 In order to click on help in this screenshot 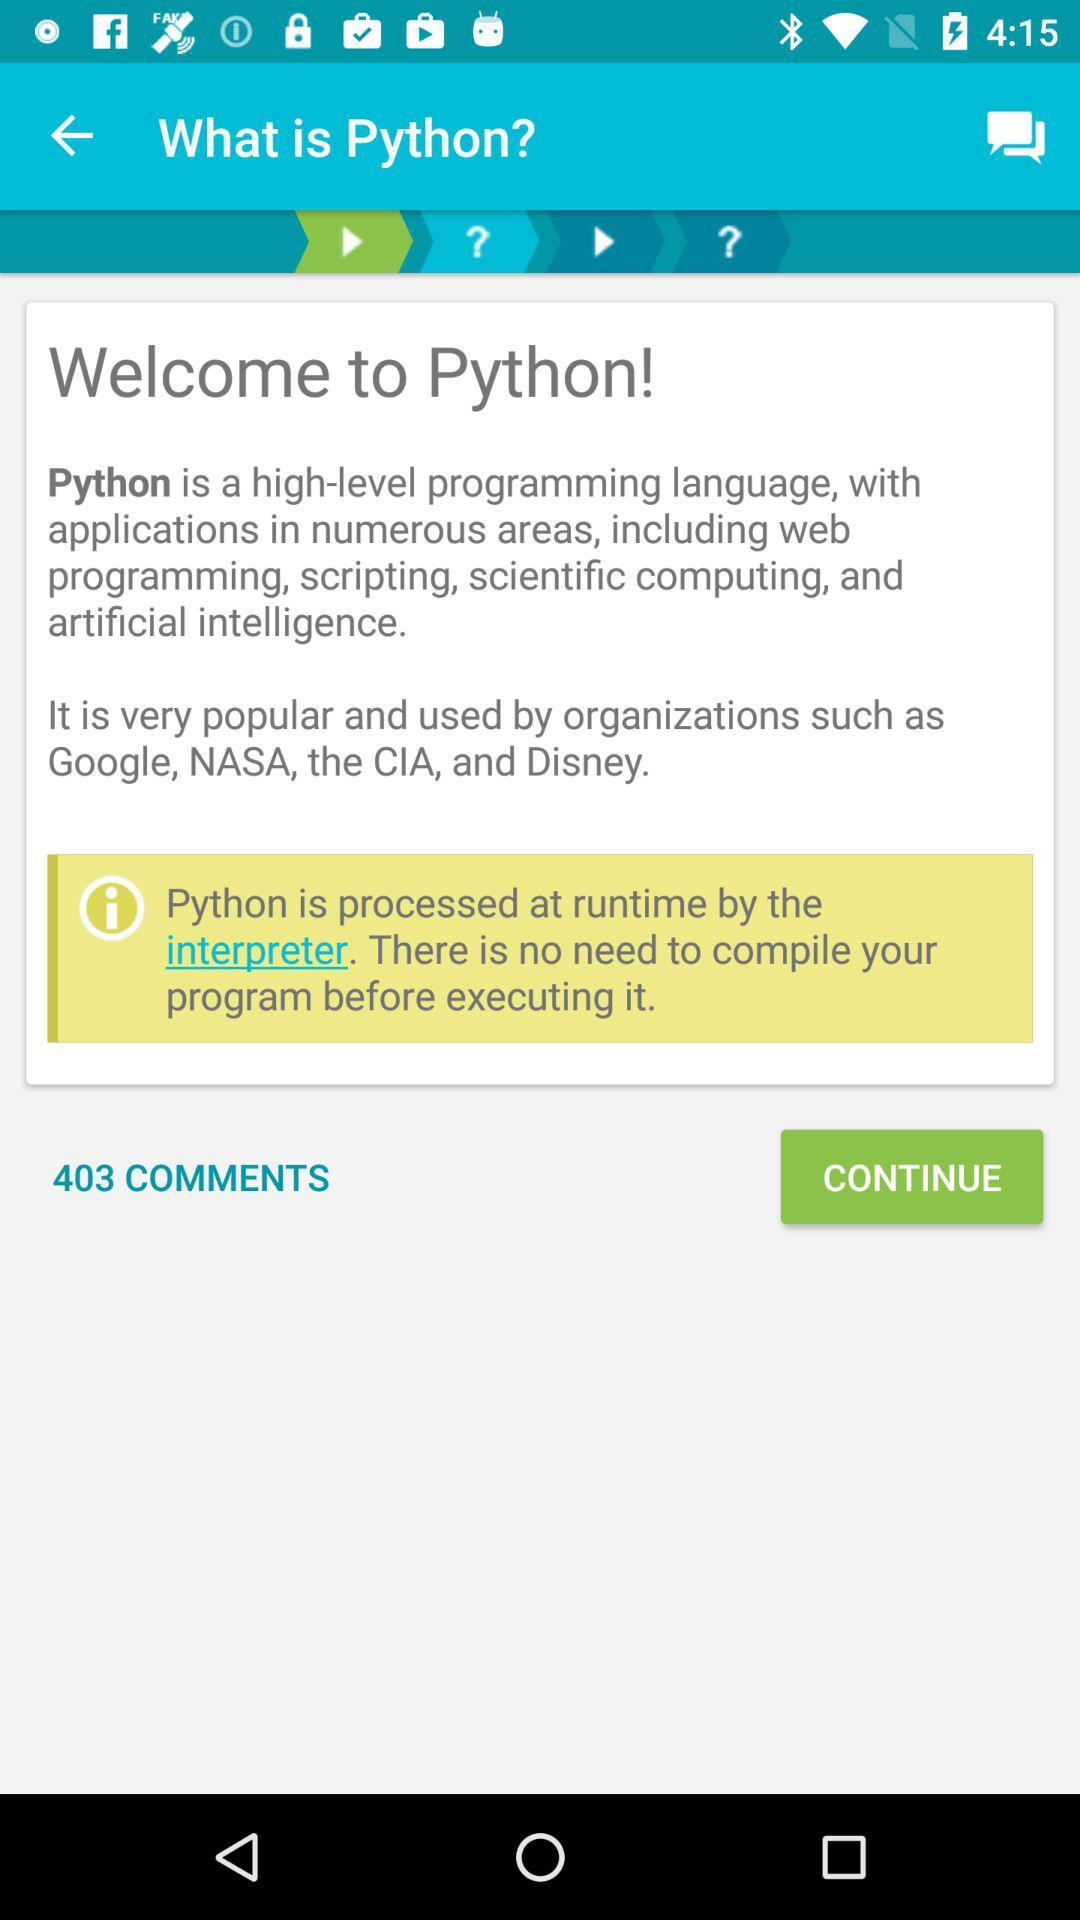, I will do `click(477, 240)`.